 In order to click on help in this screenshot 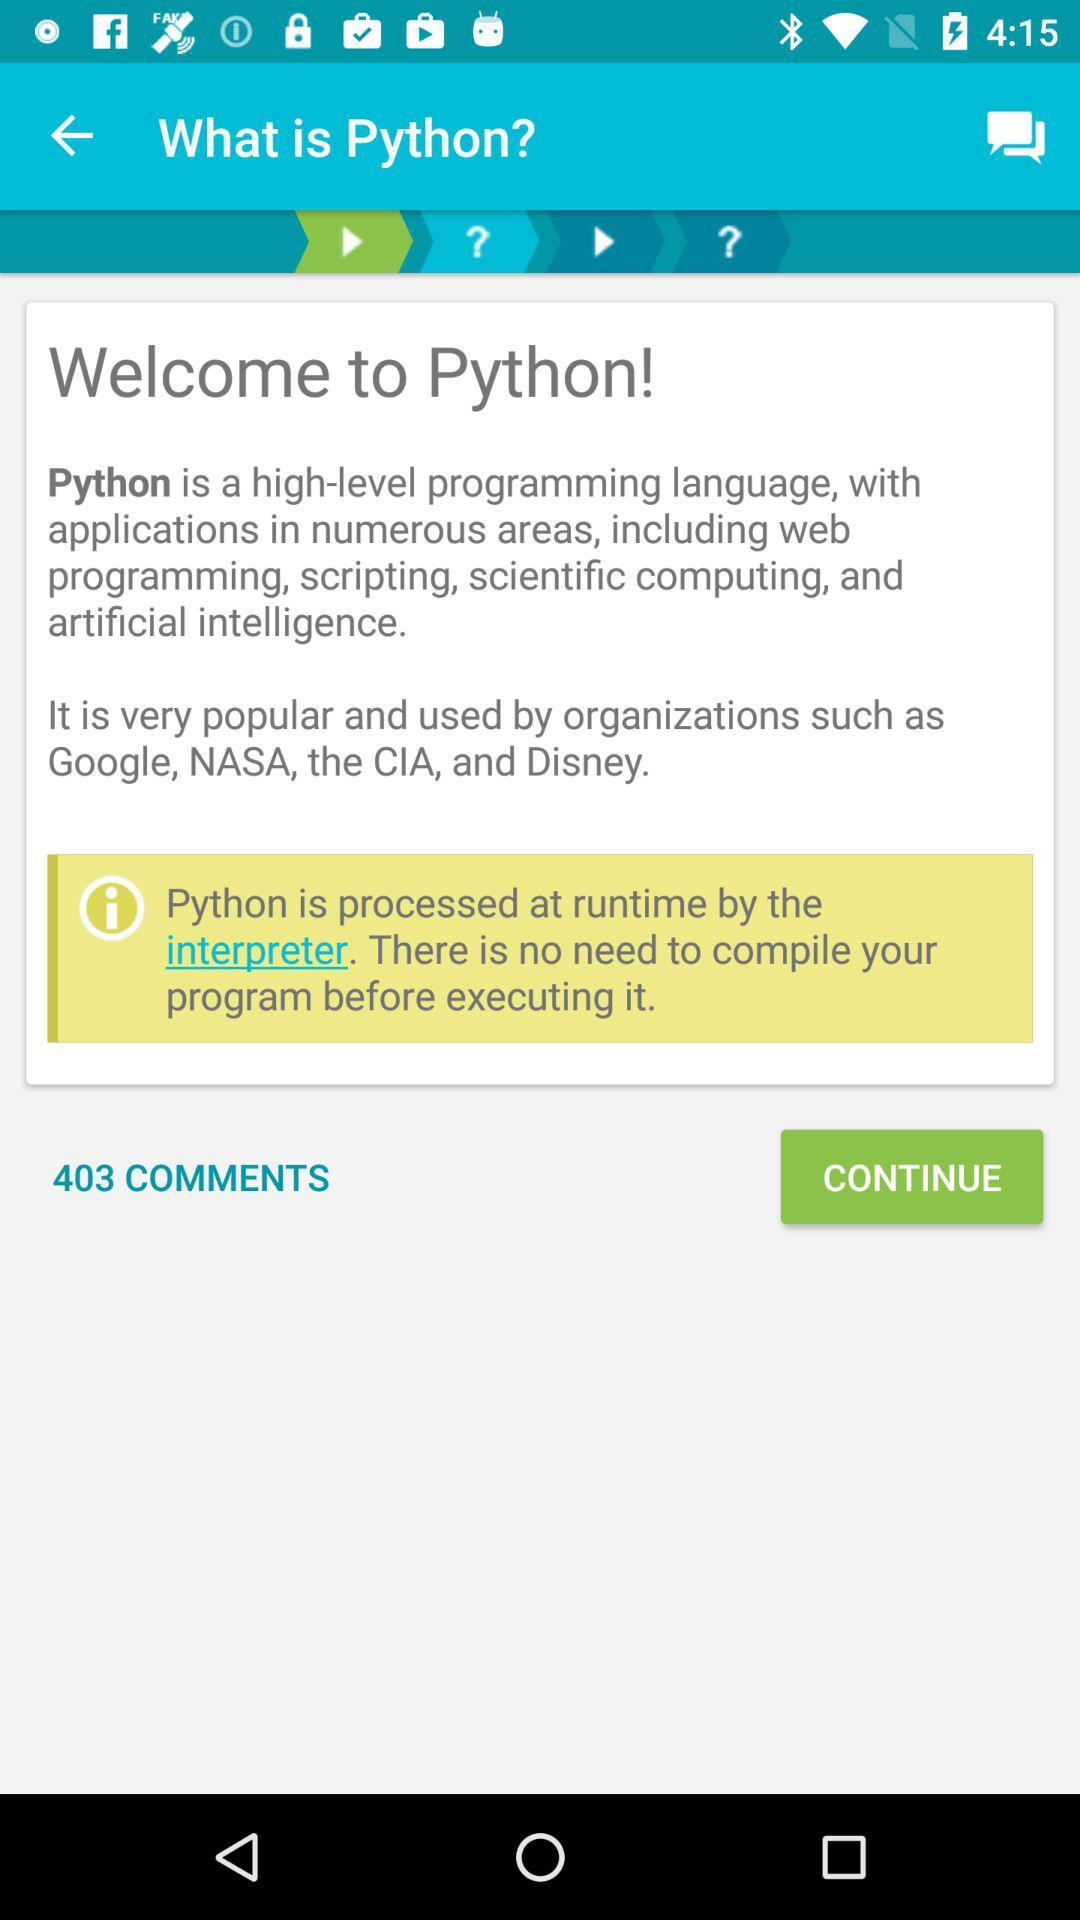, I will do `click(477, 240)`.